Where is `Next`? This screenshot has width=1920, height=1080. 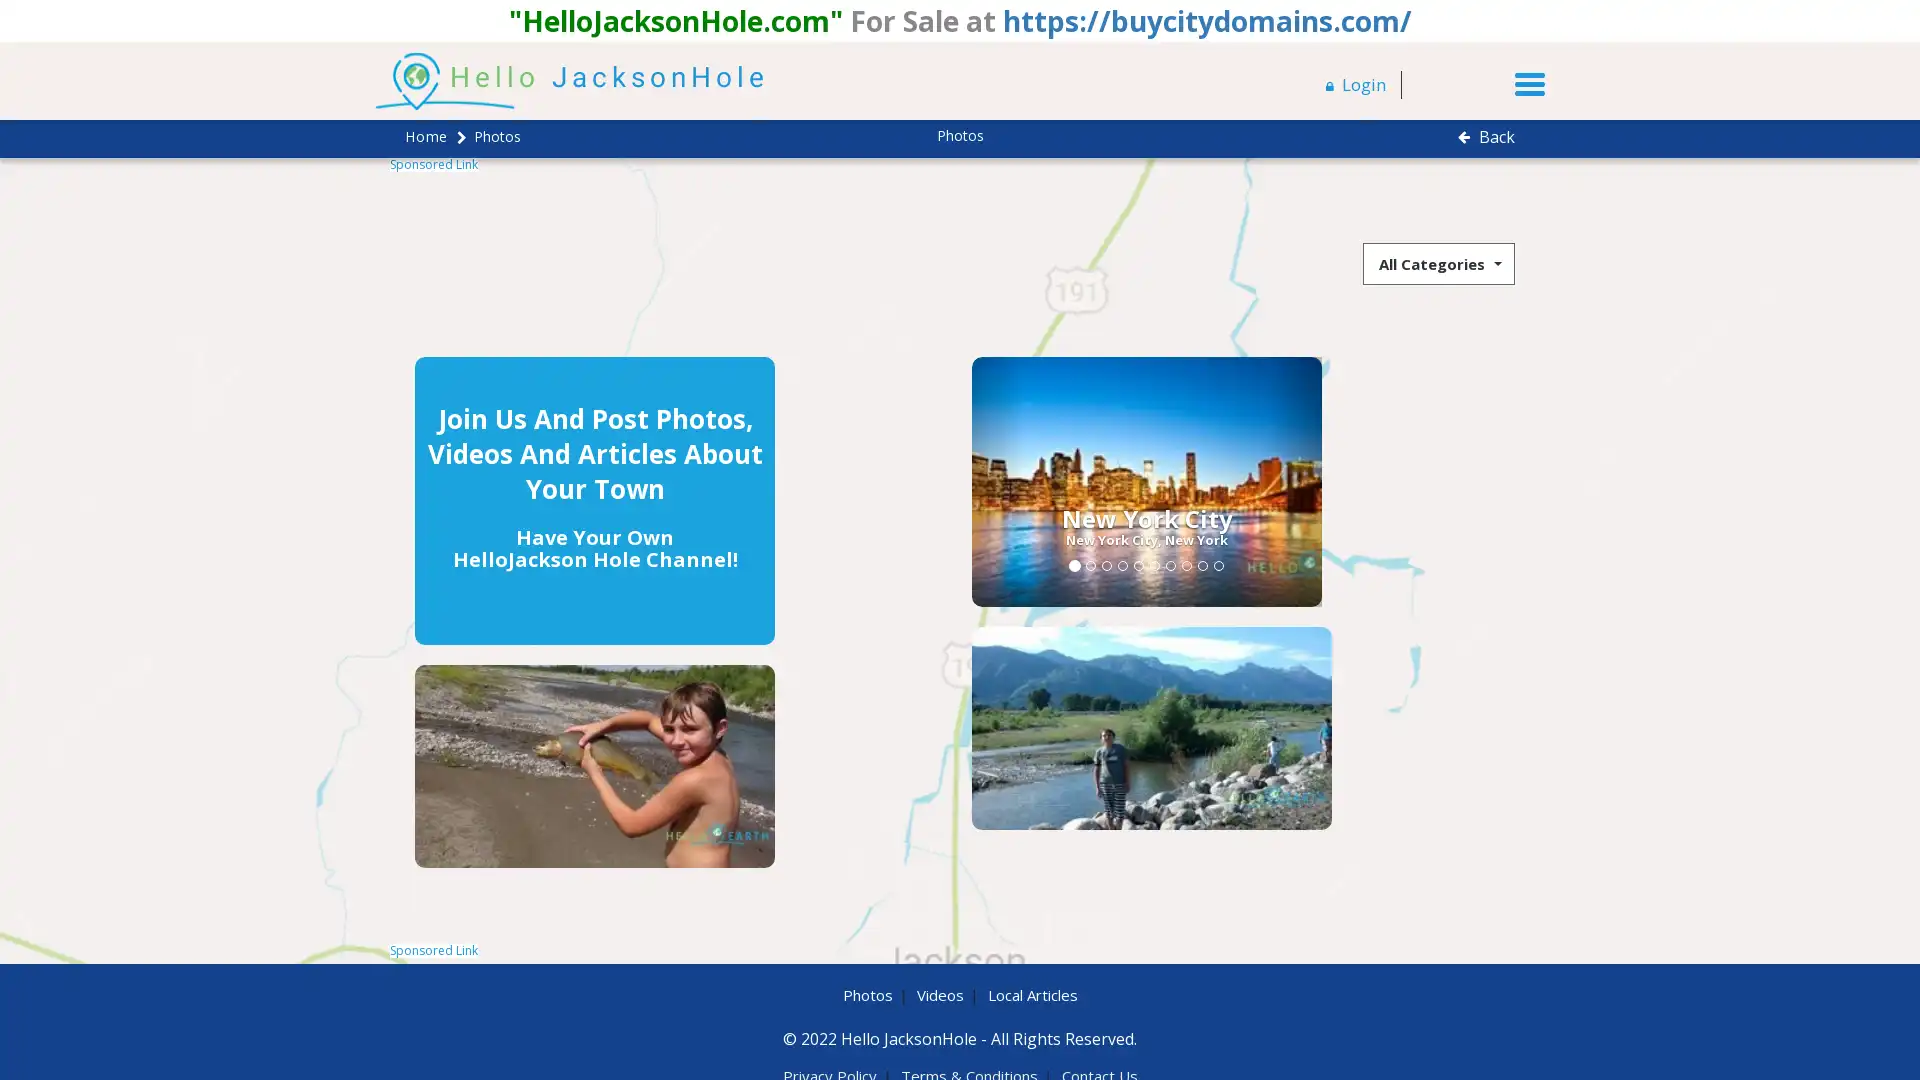 Next is located at coordinates (1116, 481).